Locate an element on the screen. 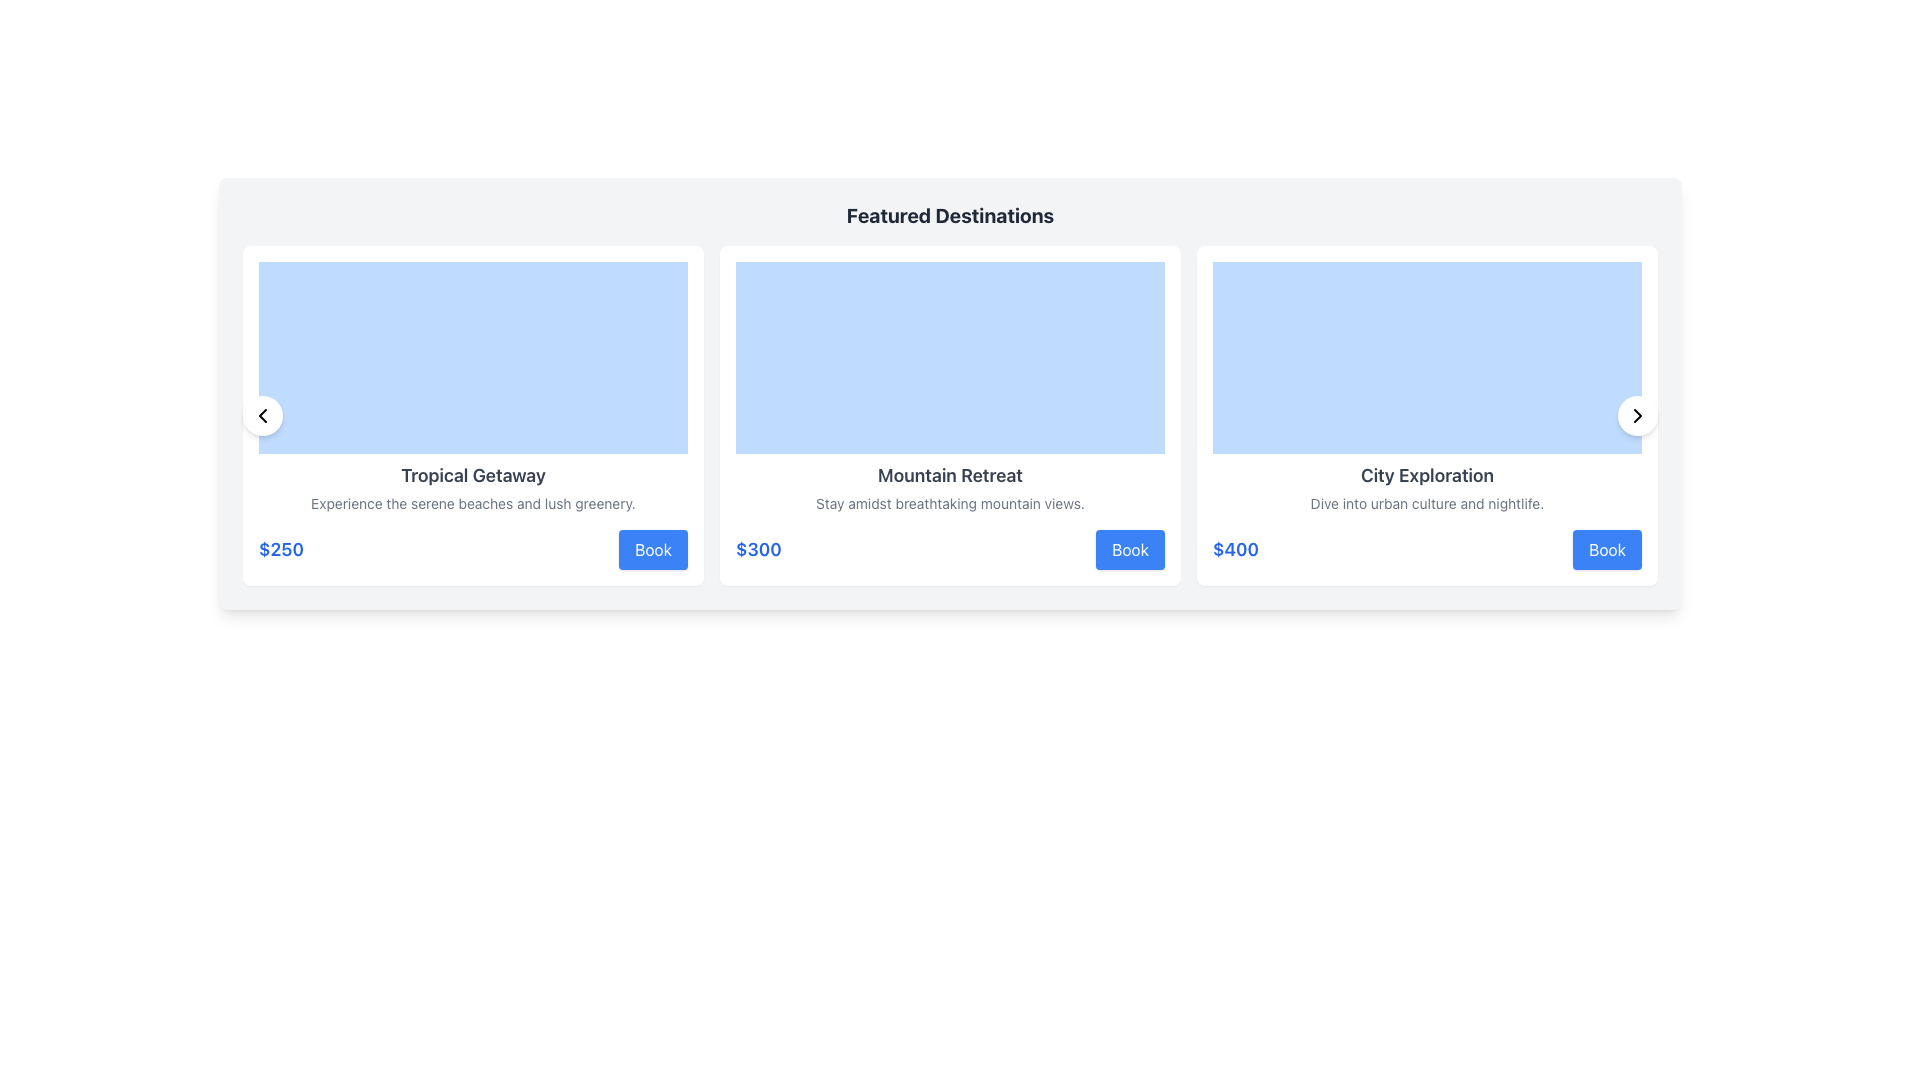 The width and height of the screenshot is (1920, 1080). the navigation icon button located at the top left corner of the 'Tropical Getaway' content card is located at coordinates (262, 415).